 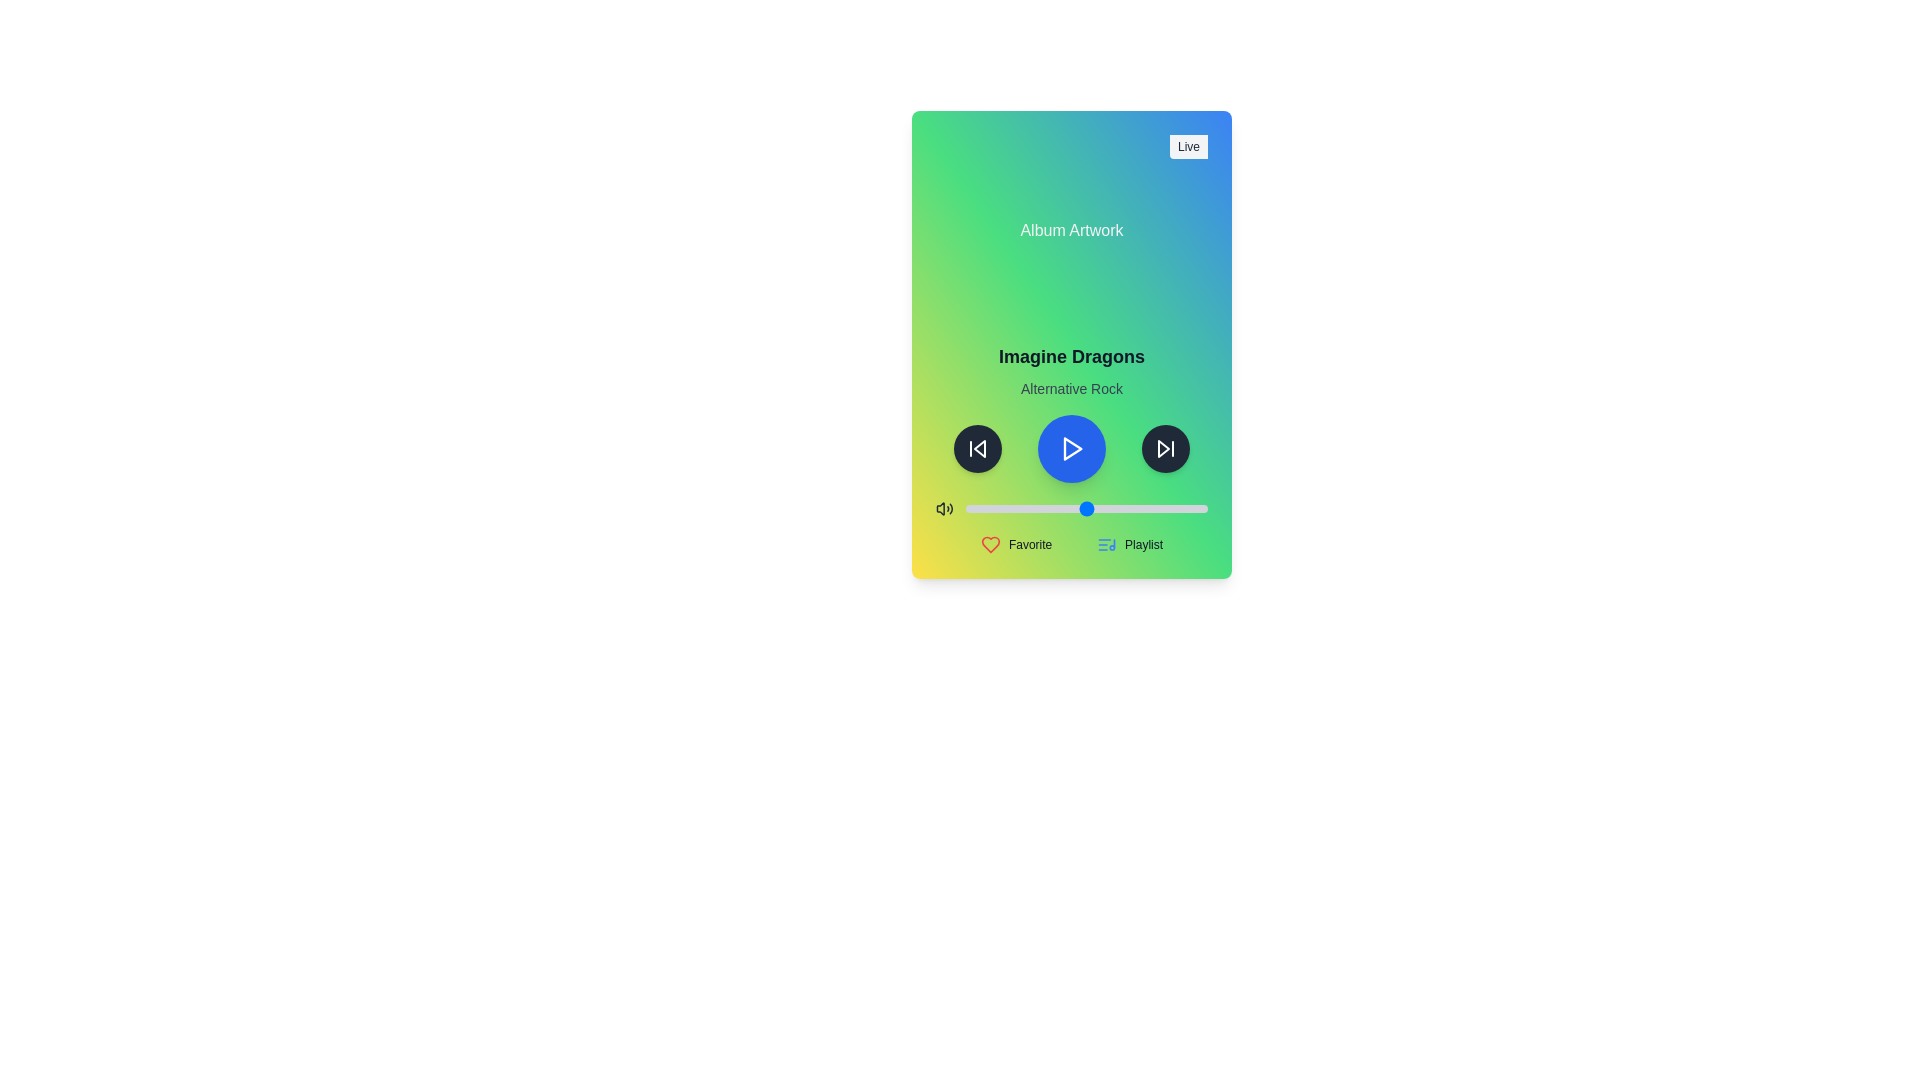 What do you see at coordinates (1070, 370) in the screenshot?
I see `the label displaying 'Imagine Dragons' and 'Alternative Rock', which provides contextual information about the content being played` at bounding box center [1070, 370].